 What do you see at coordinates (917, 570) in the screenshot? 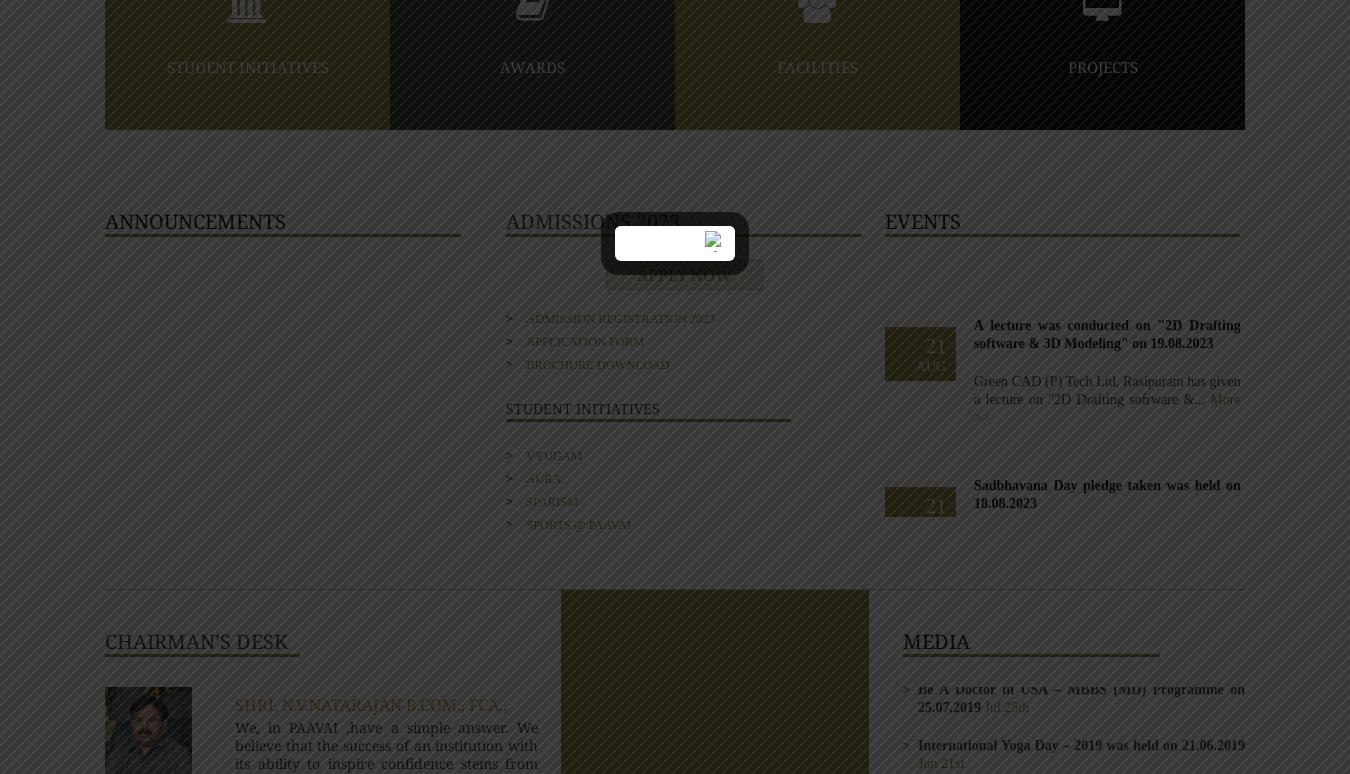
I see `'Review & Re – View program was held on 18.07.2019'` at bounding box center [917, 570].